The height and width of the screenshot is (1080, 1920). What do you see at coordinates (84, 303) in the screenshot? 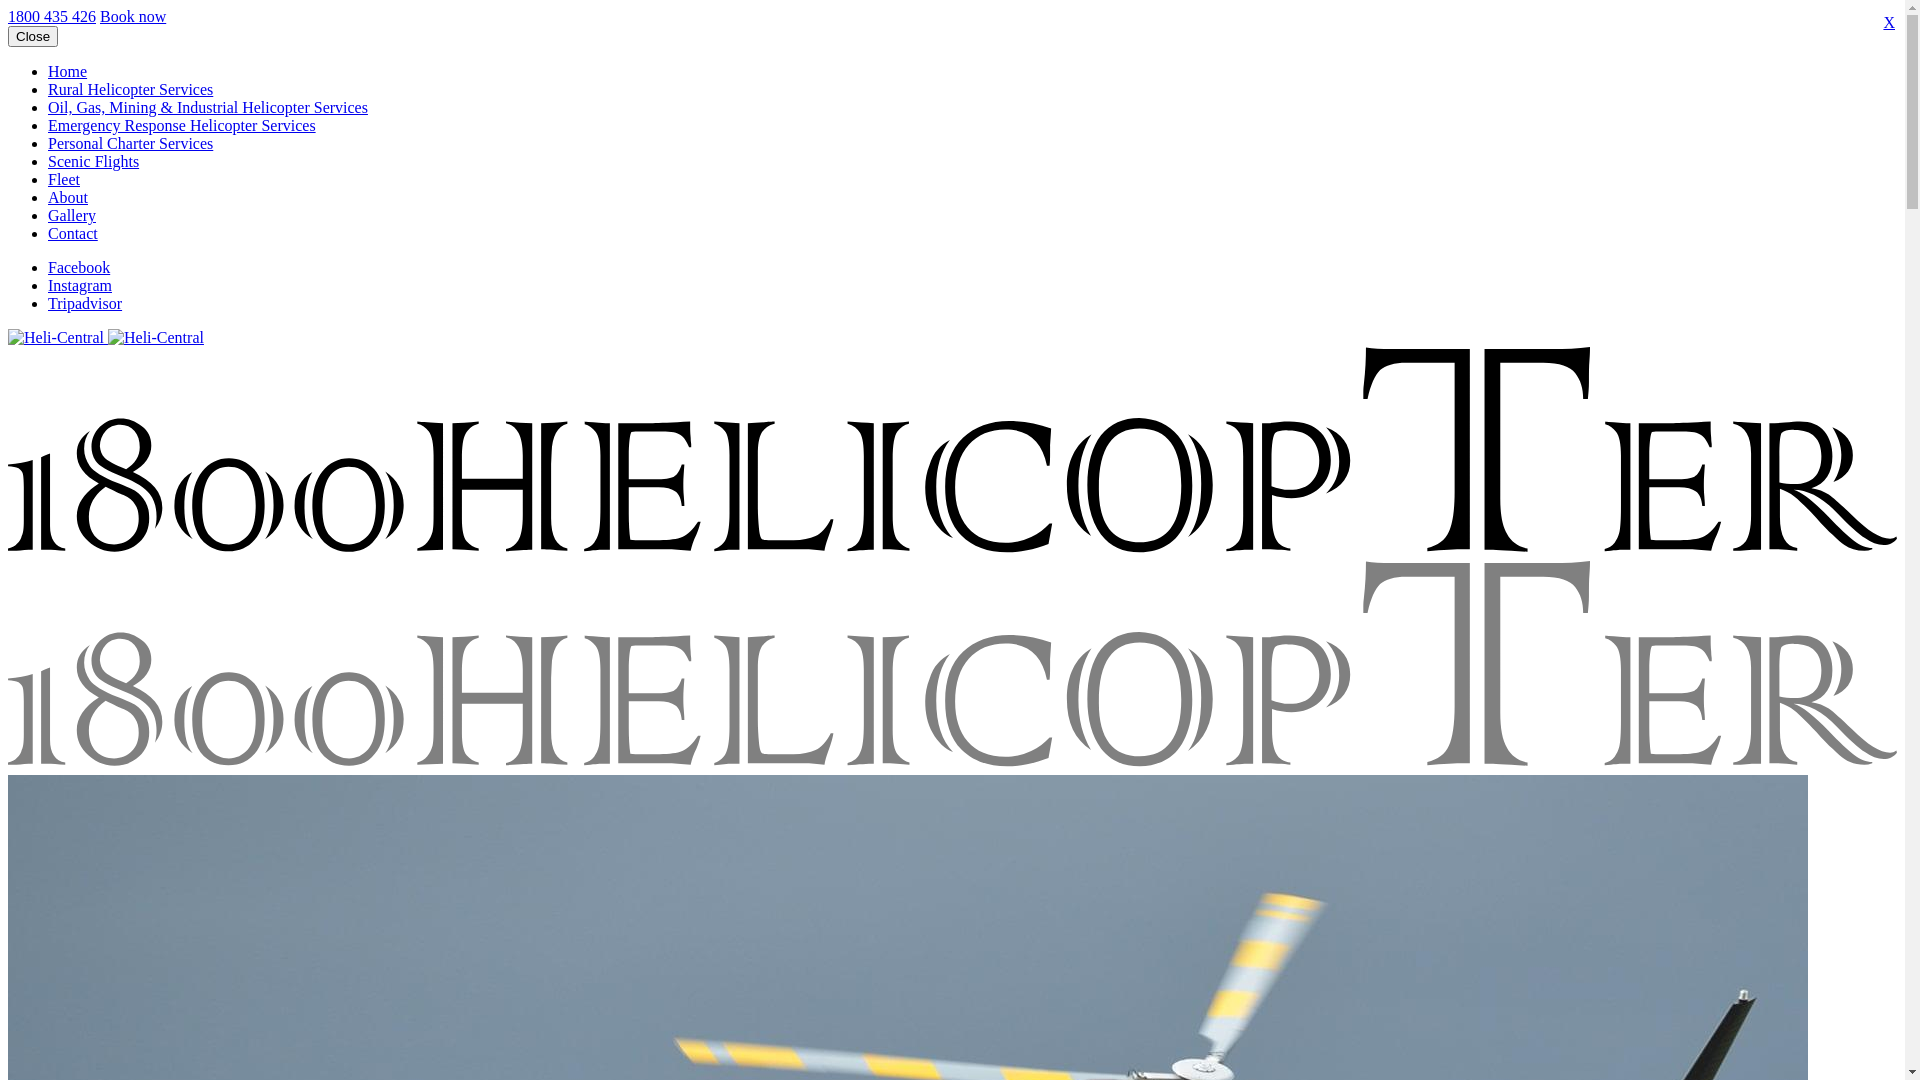
I see `'Tripadvisor'` at bounding box center [84, 303].